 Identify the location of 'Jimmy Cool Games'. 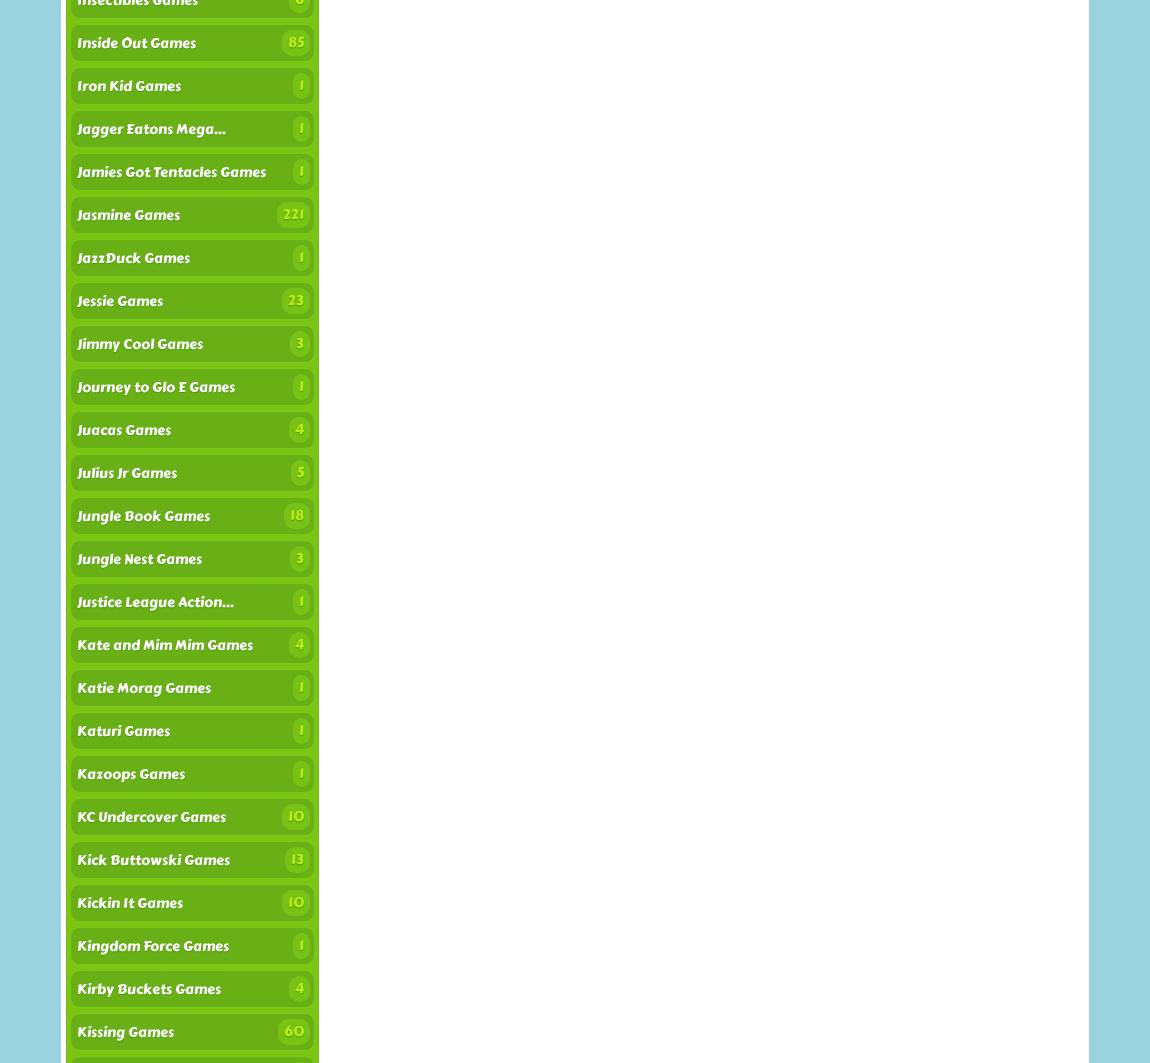
(138, 344).